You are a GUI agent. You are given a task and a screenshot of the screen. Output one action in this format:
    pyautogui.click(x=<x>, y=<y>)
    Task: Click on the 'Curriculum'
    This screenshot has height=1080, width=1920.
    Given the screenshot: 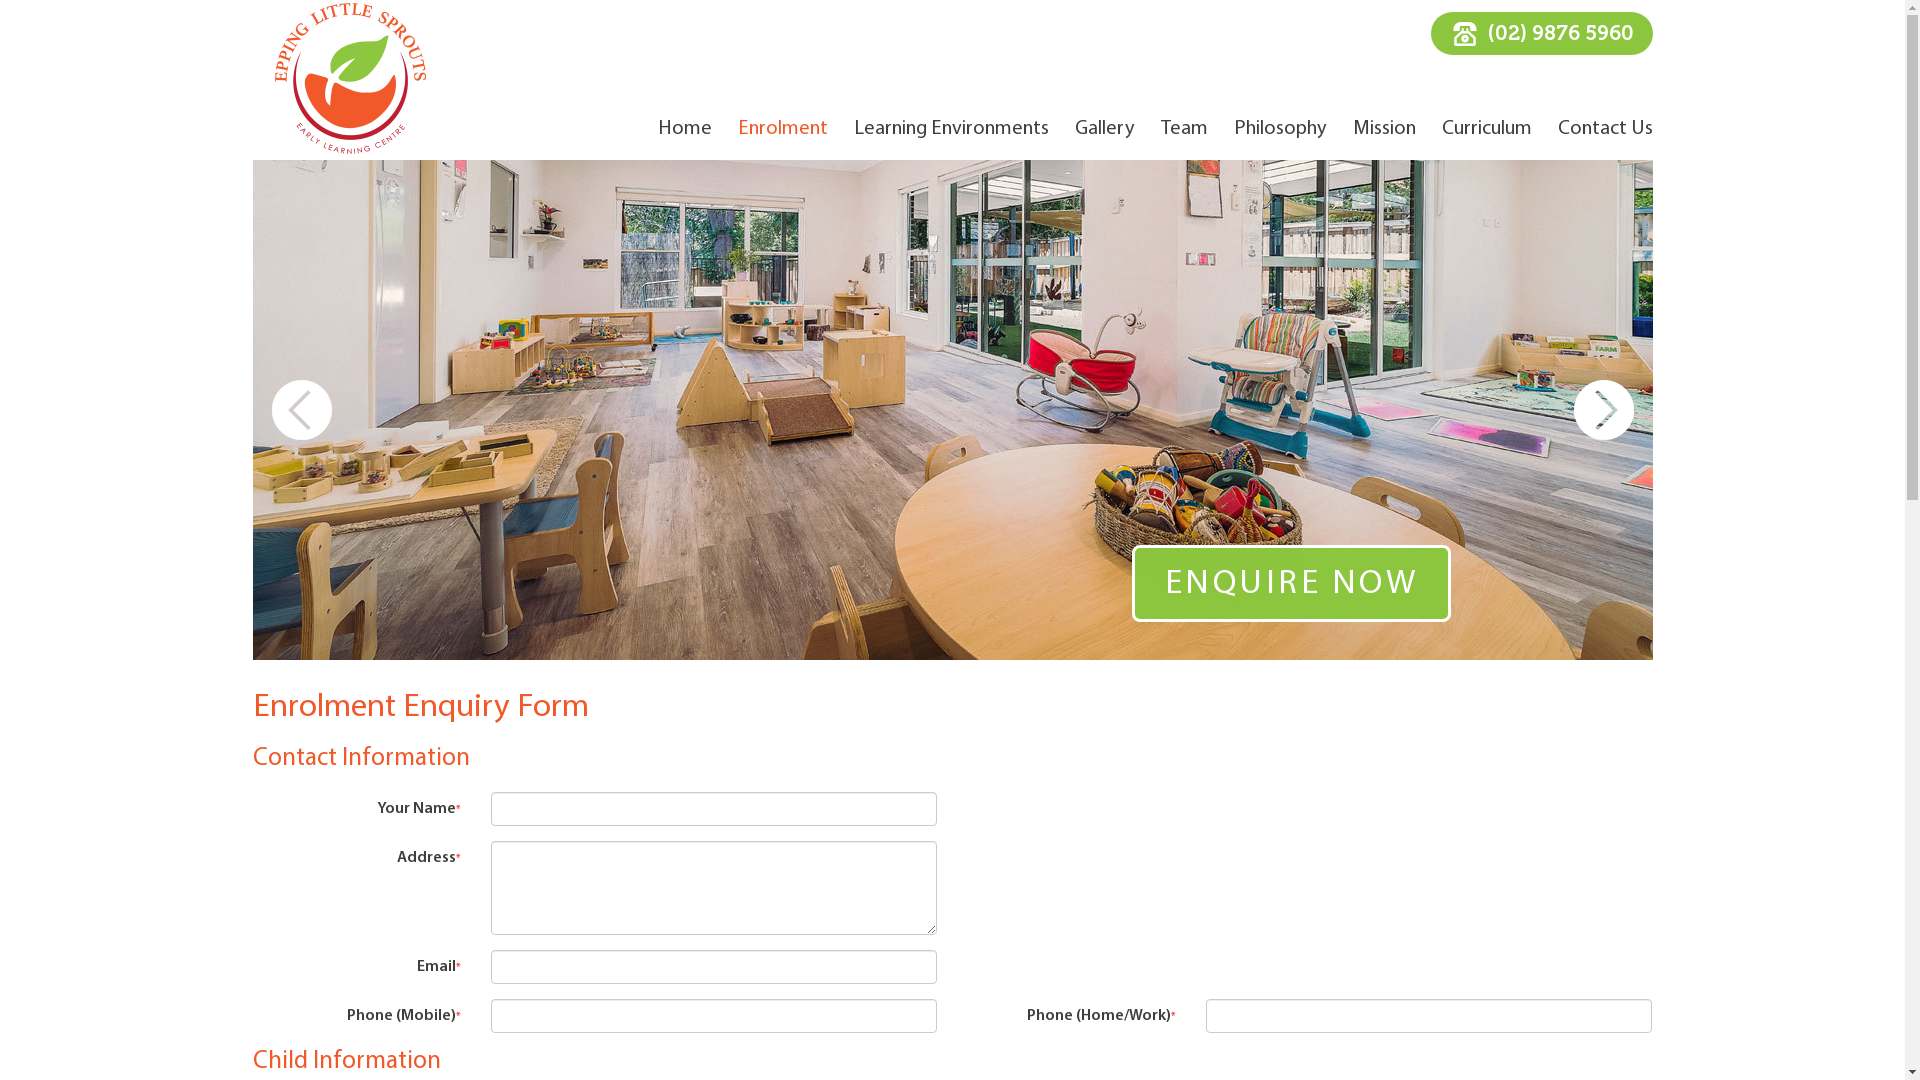 What is the action you would take?
    pyautogui.click(x=1487, y=129)
    